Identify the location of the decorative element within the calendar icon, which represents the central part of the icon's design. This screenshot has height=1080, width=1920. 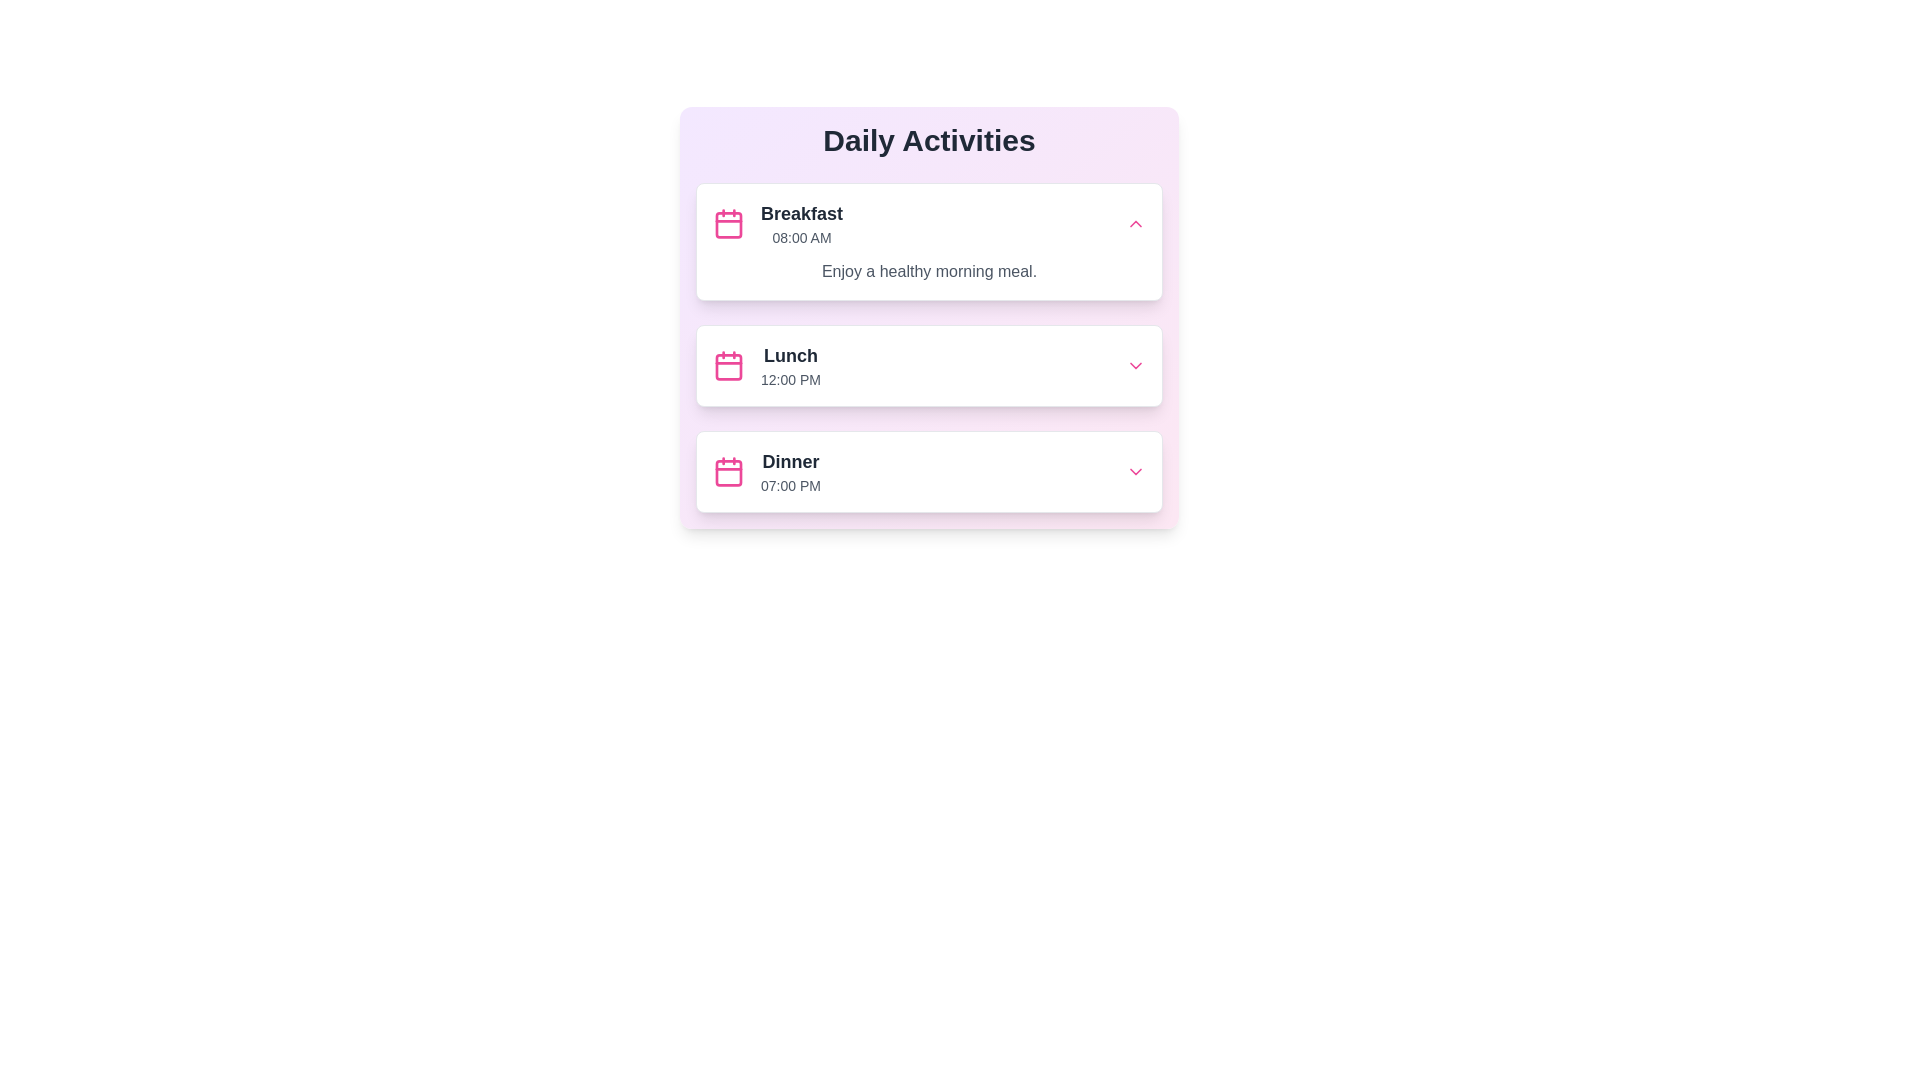
(728, 366).